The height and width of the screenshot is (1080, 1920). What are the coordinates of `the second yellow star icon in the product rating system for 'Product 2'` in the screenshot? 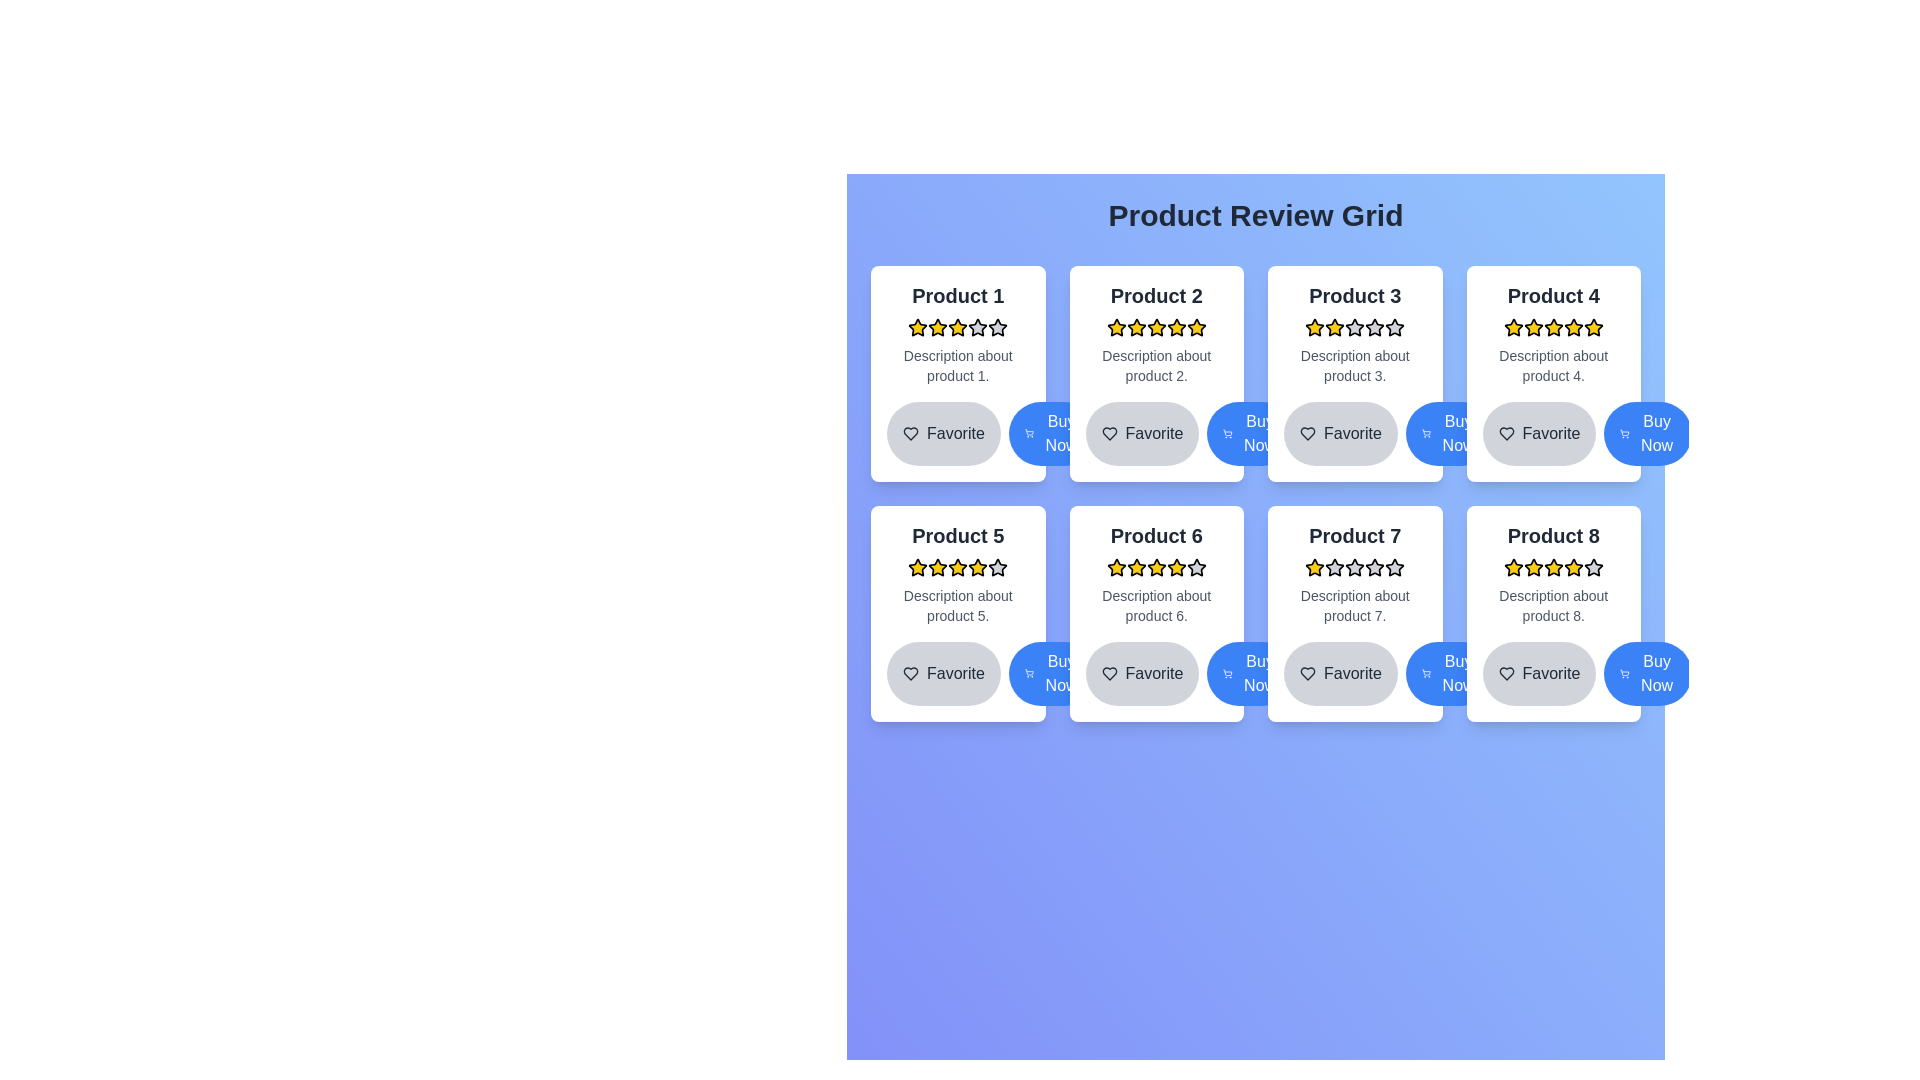 It's located at (1156, 326).